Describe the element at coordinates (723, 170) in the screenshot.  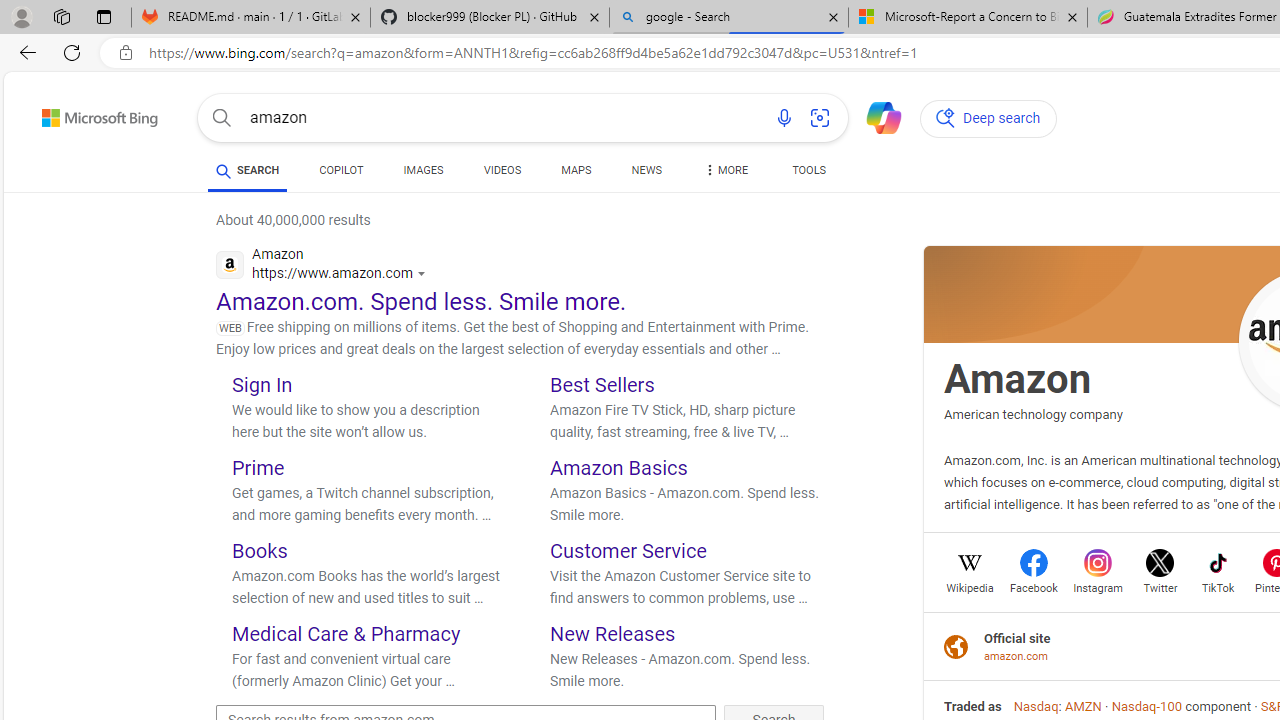
I see `'Dropdown Menu'` at that location.